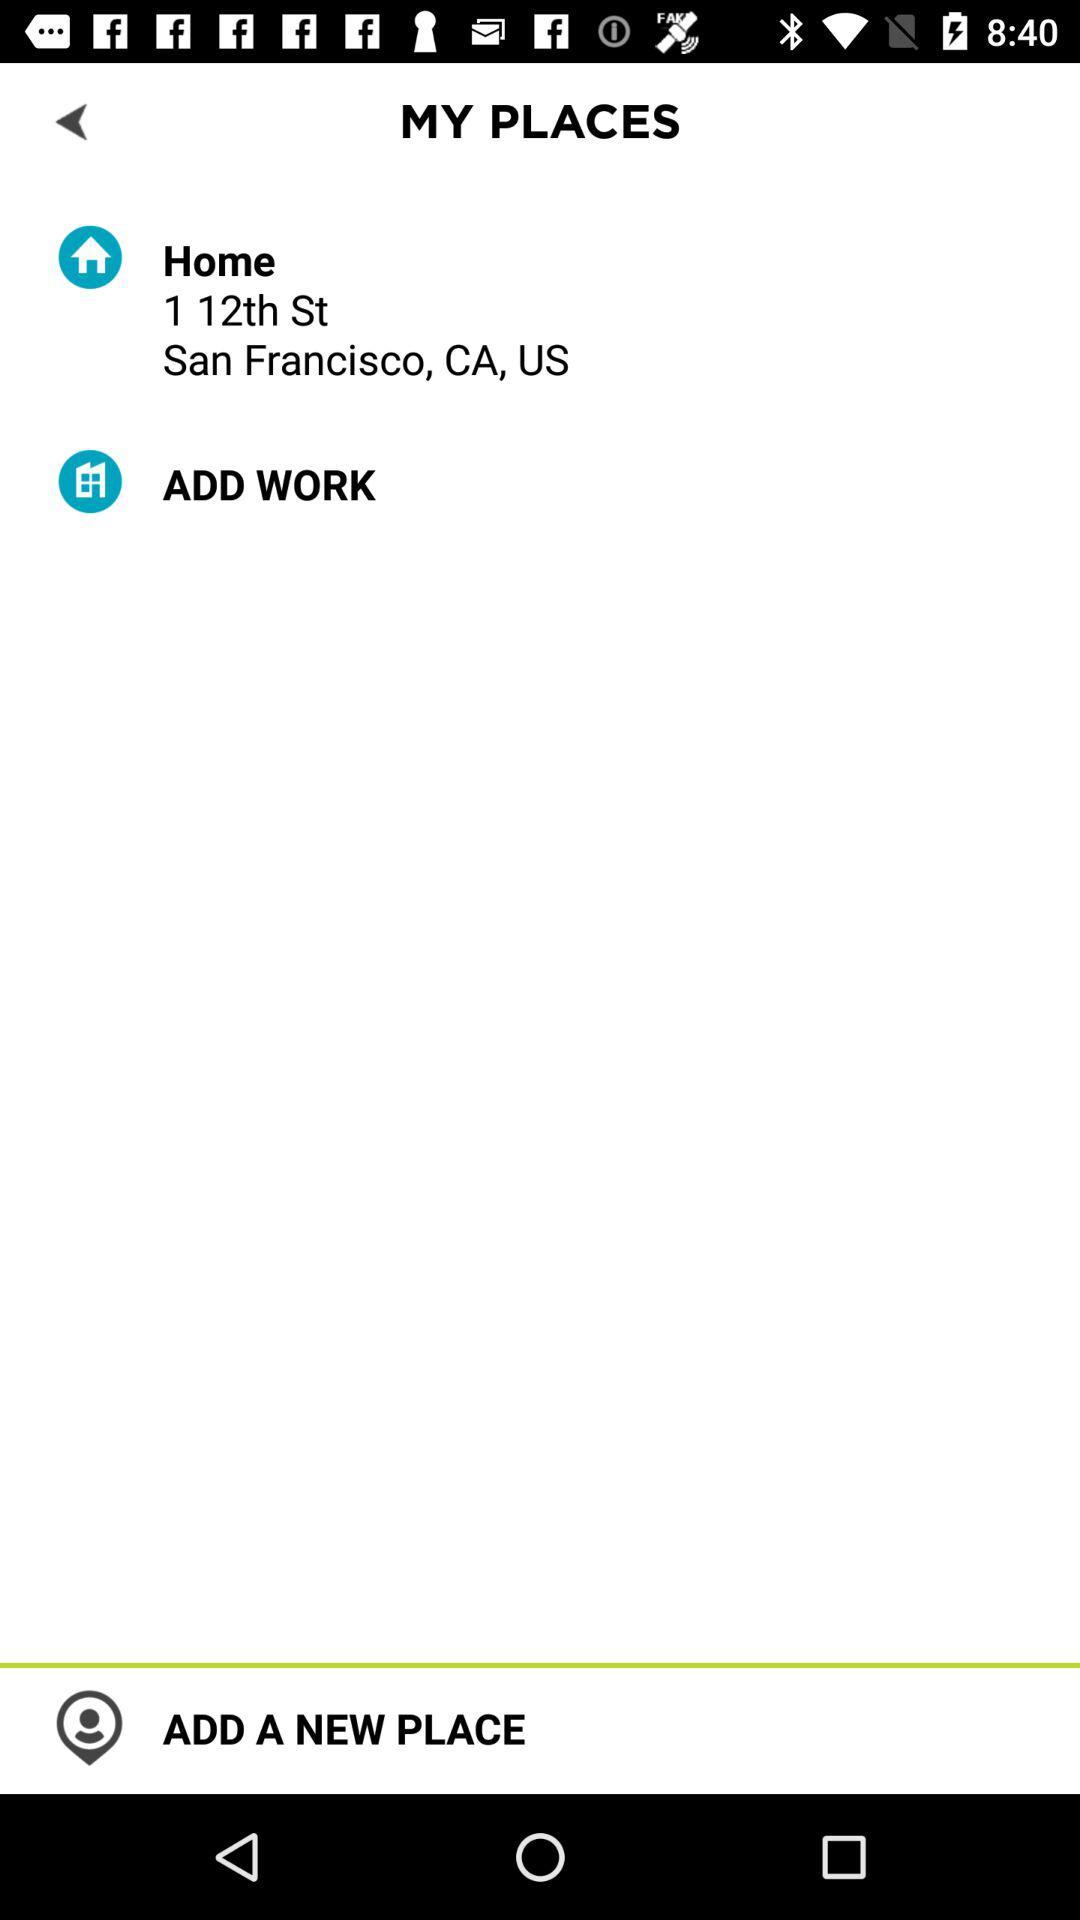 The image size is (1080, 1920). Describe the element at coordinates (366, 307) in the screenshot. I see `the item above the add work` at that location.